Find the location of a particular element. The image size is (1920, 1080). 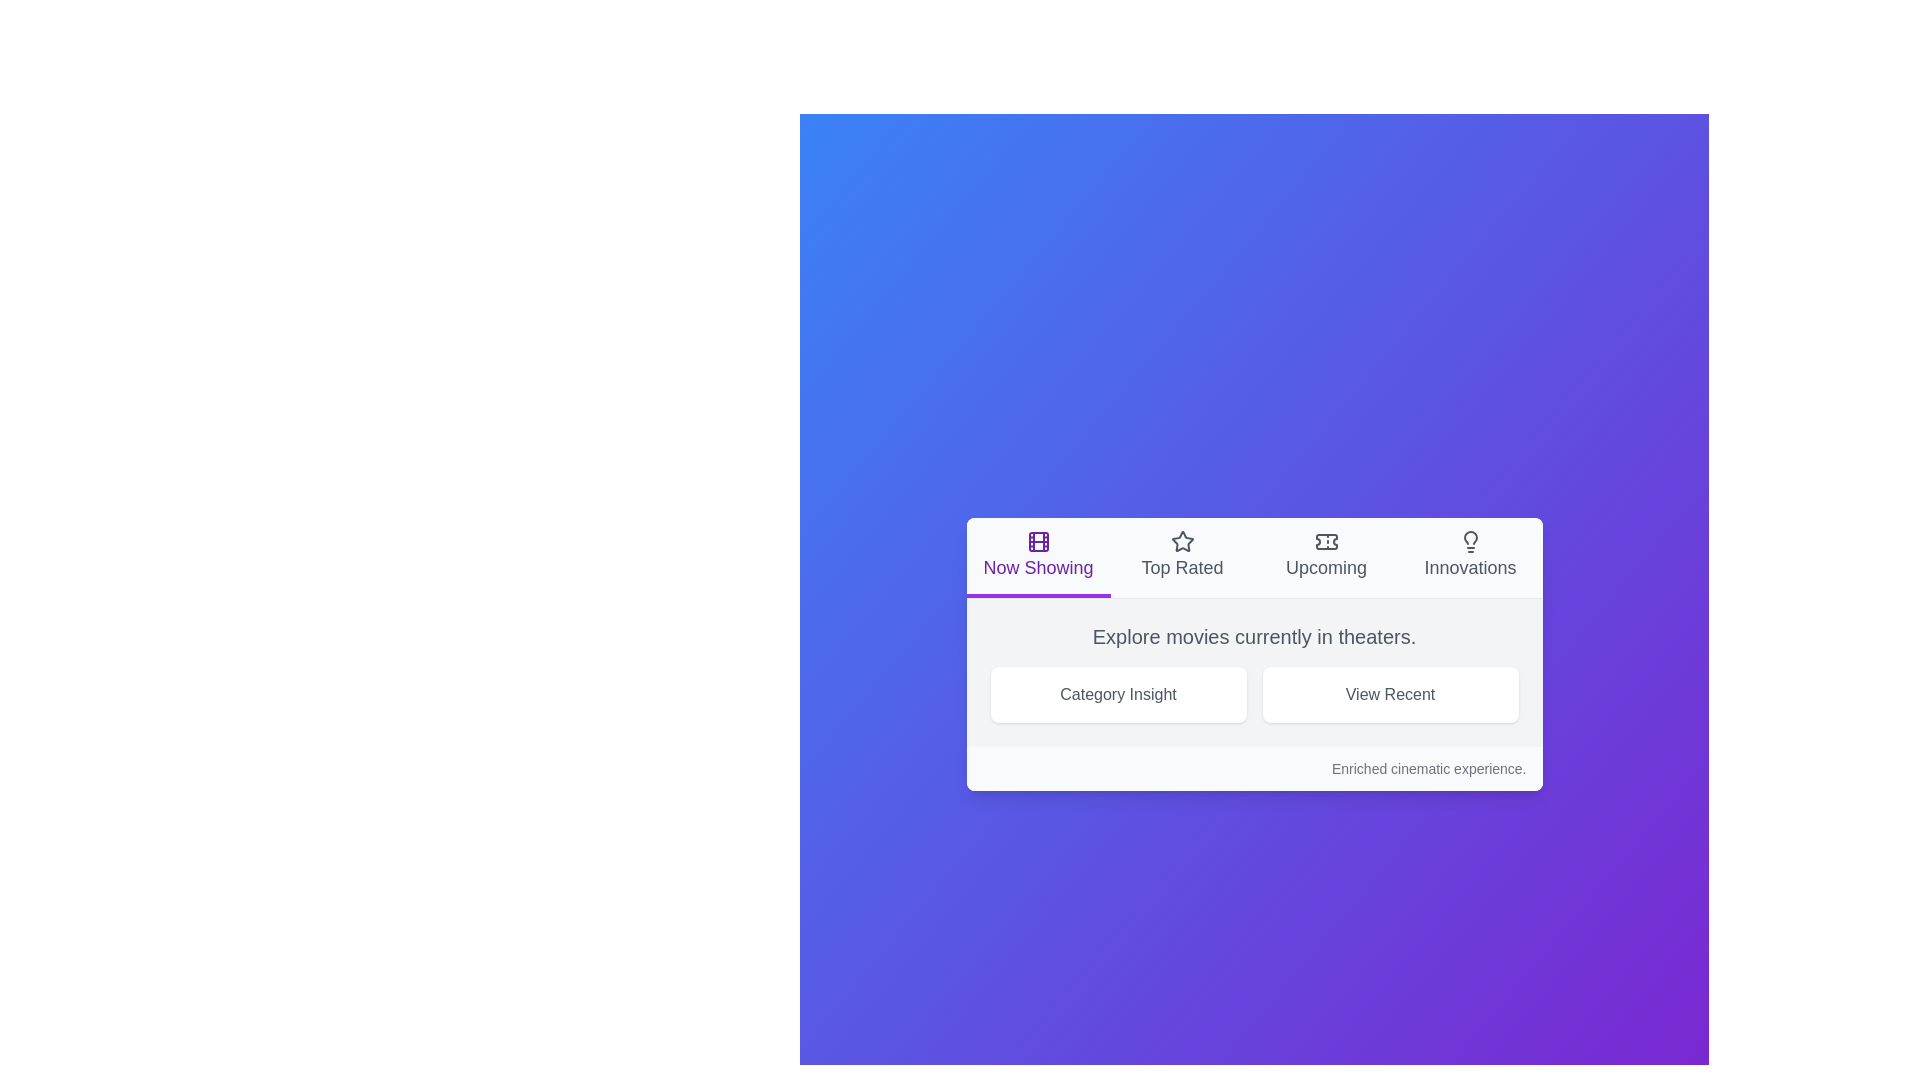

the 'Upcoming' icon in the navigation bar is located at coordinates (1326, 541).